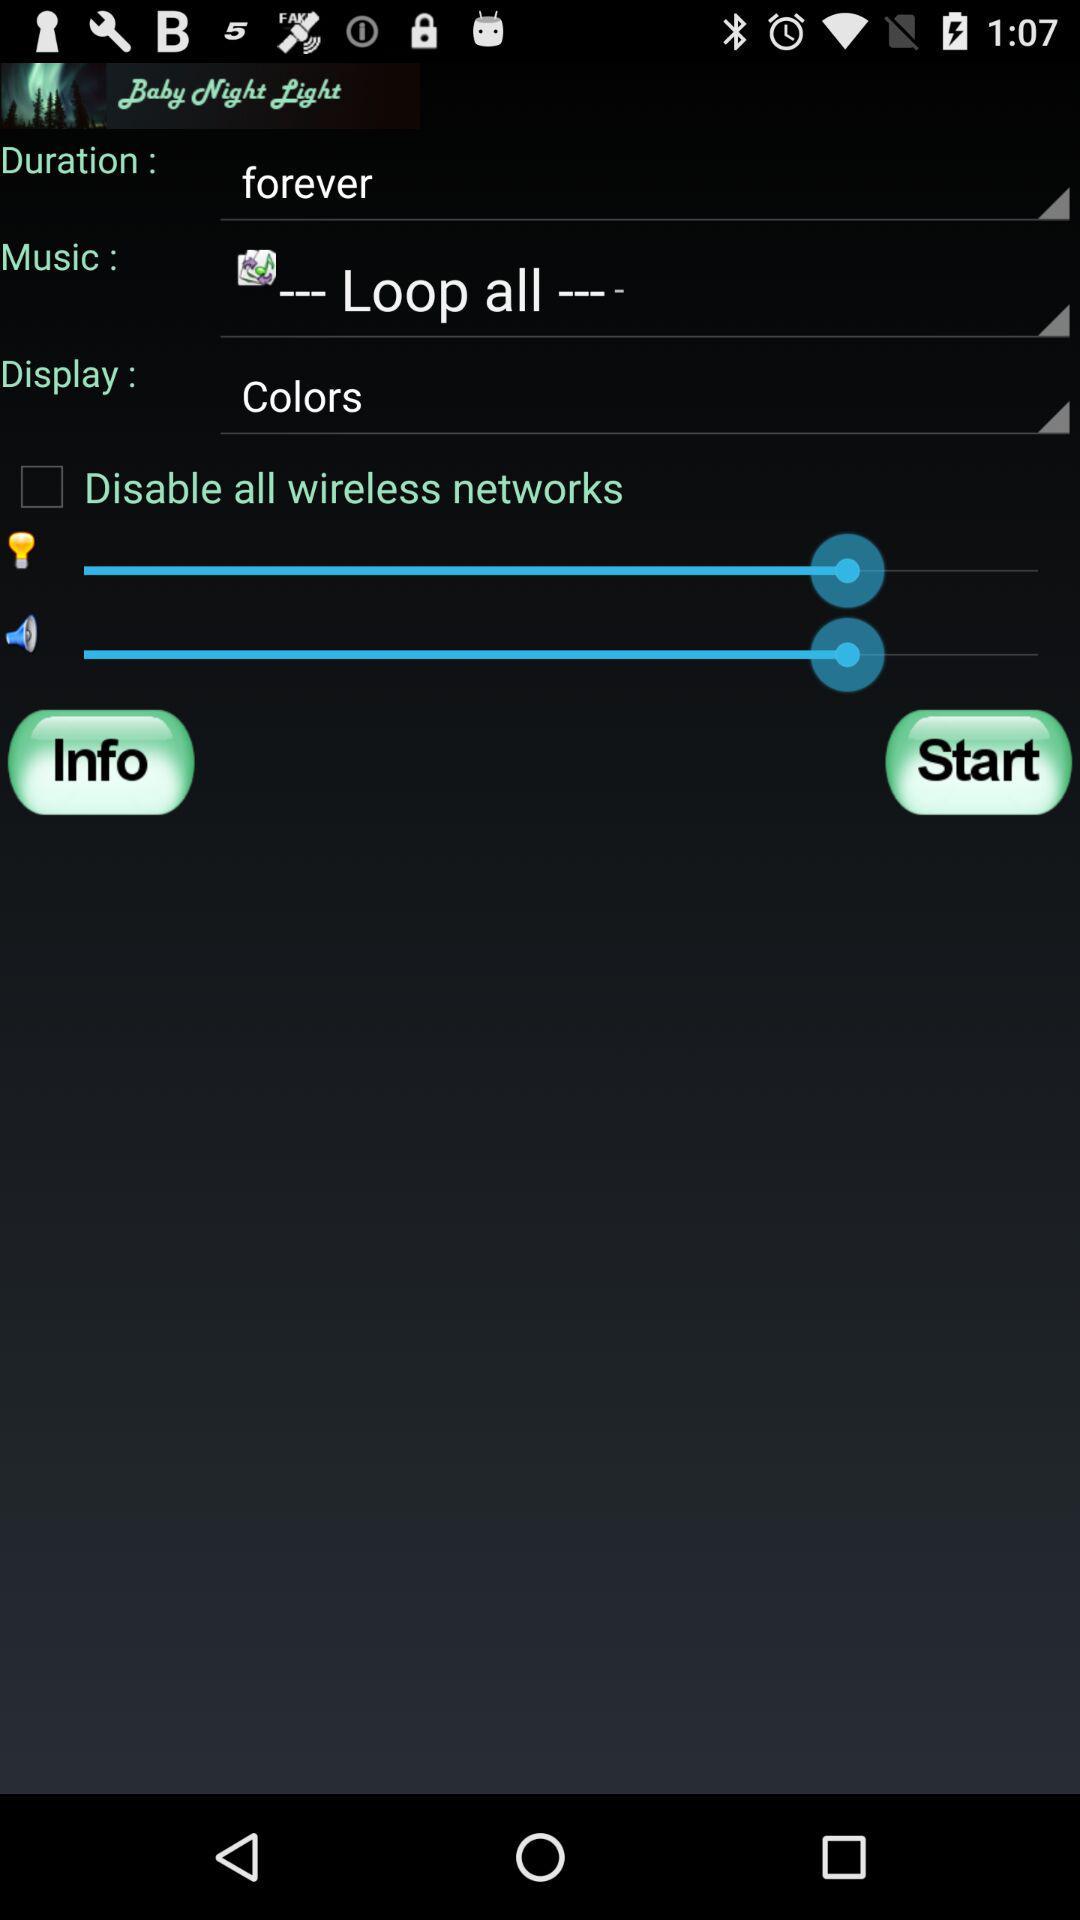  What do you see at coordinates (101, 761) in the screenshot?
I see `more info` at bounding box center [101, 761].